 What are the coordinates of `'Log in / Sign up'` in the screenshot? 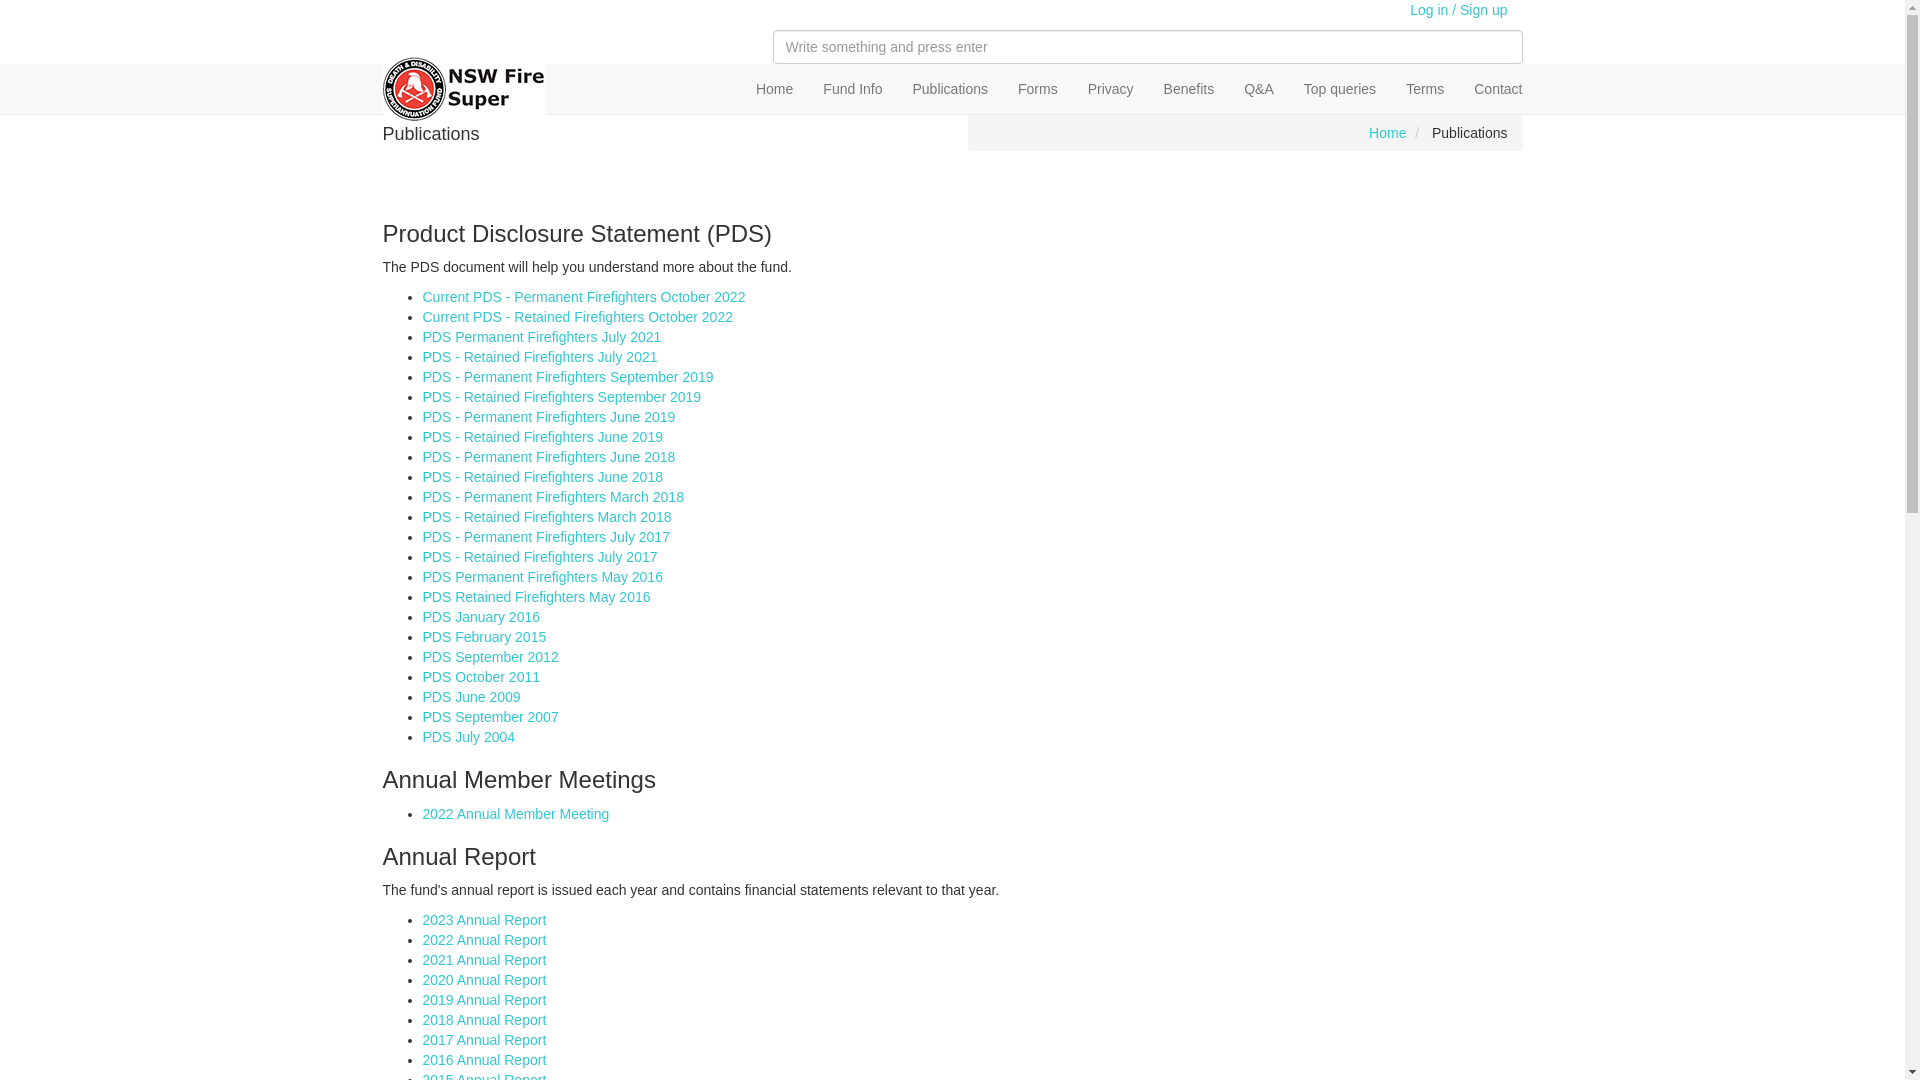 It's located at (1458, 10).